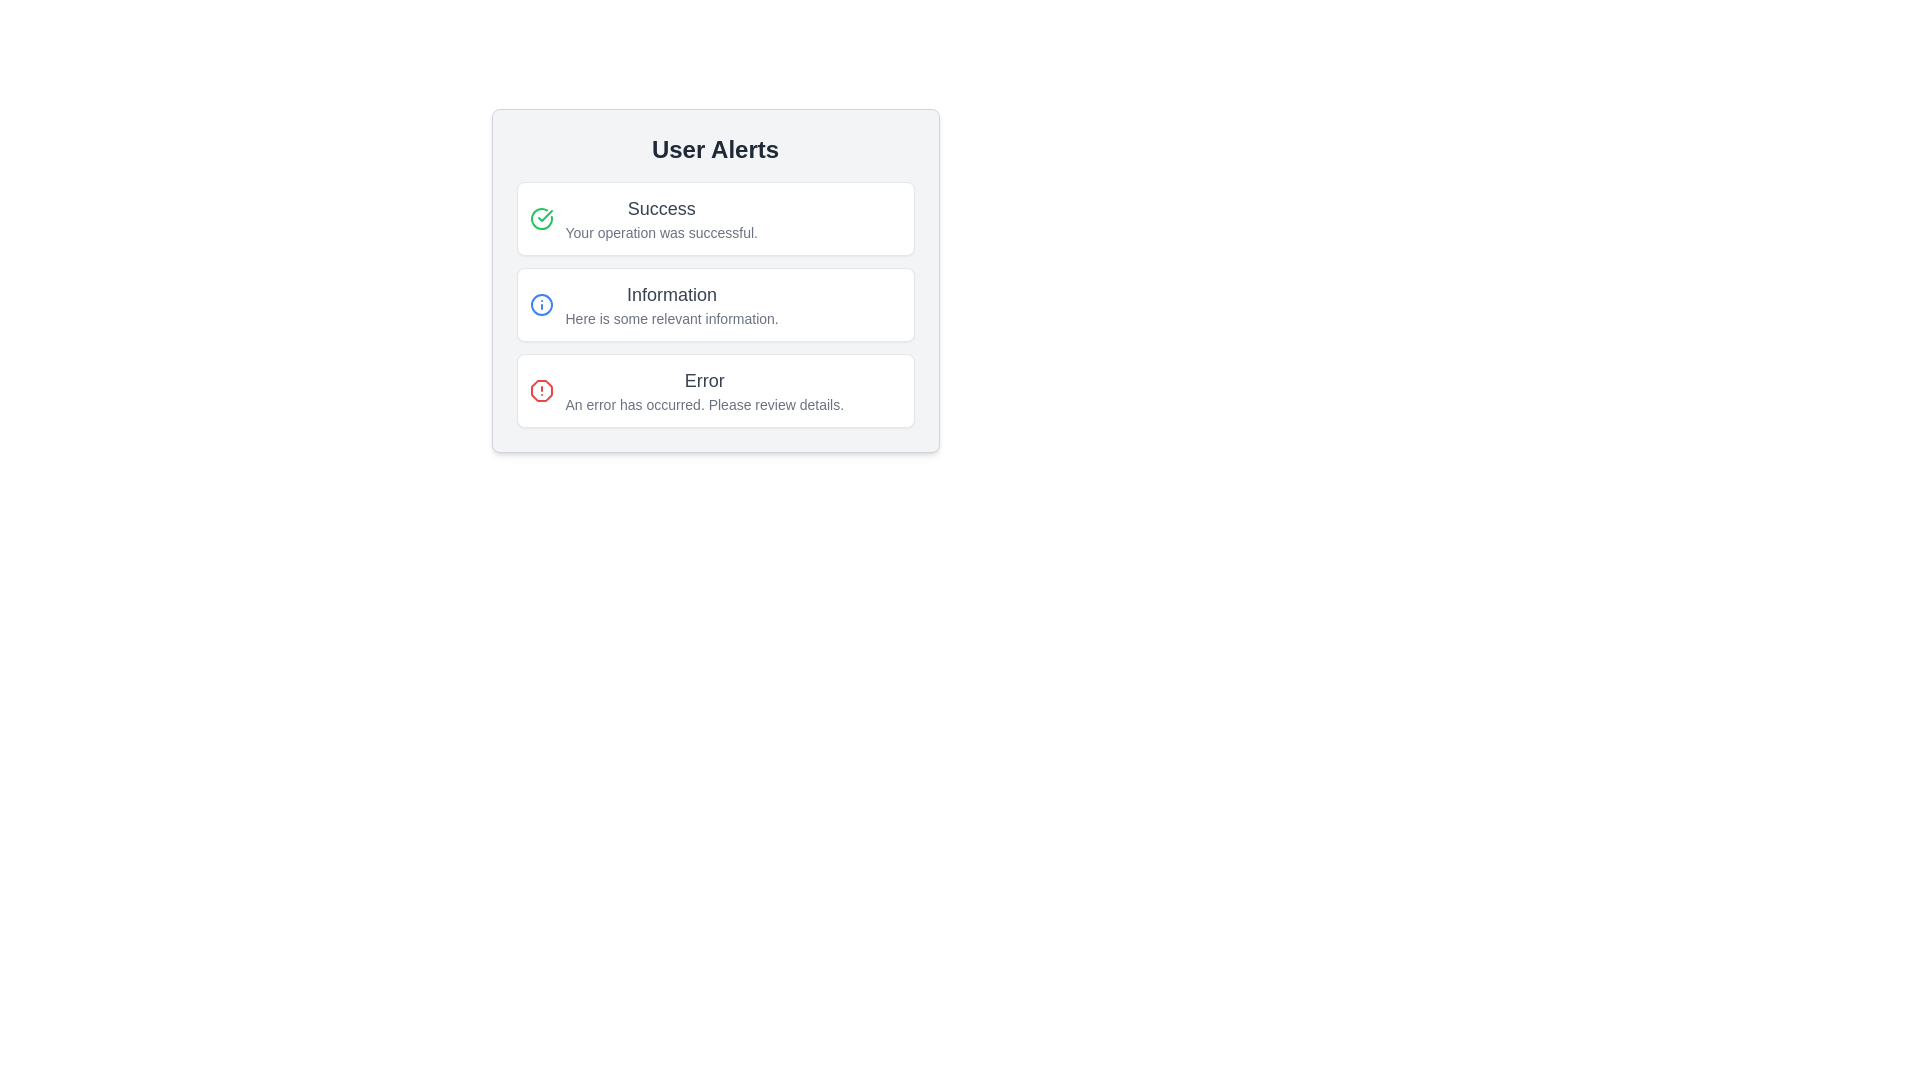  I want to click on the information icon located to the left of the 'Information' text in the 'User Alerts' section, which is aligned horizontally with the accompanying text, so click(541, 304).